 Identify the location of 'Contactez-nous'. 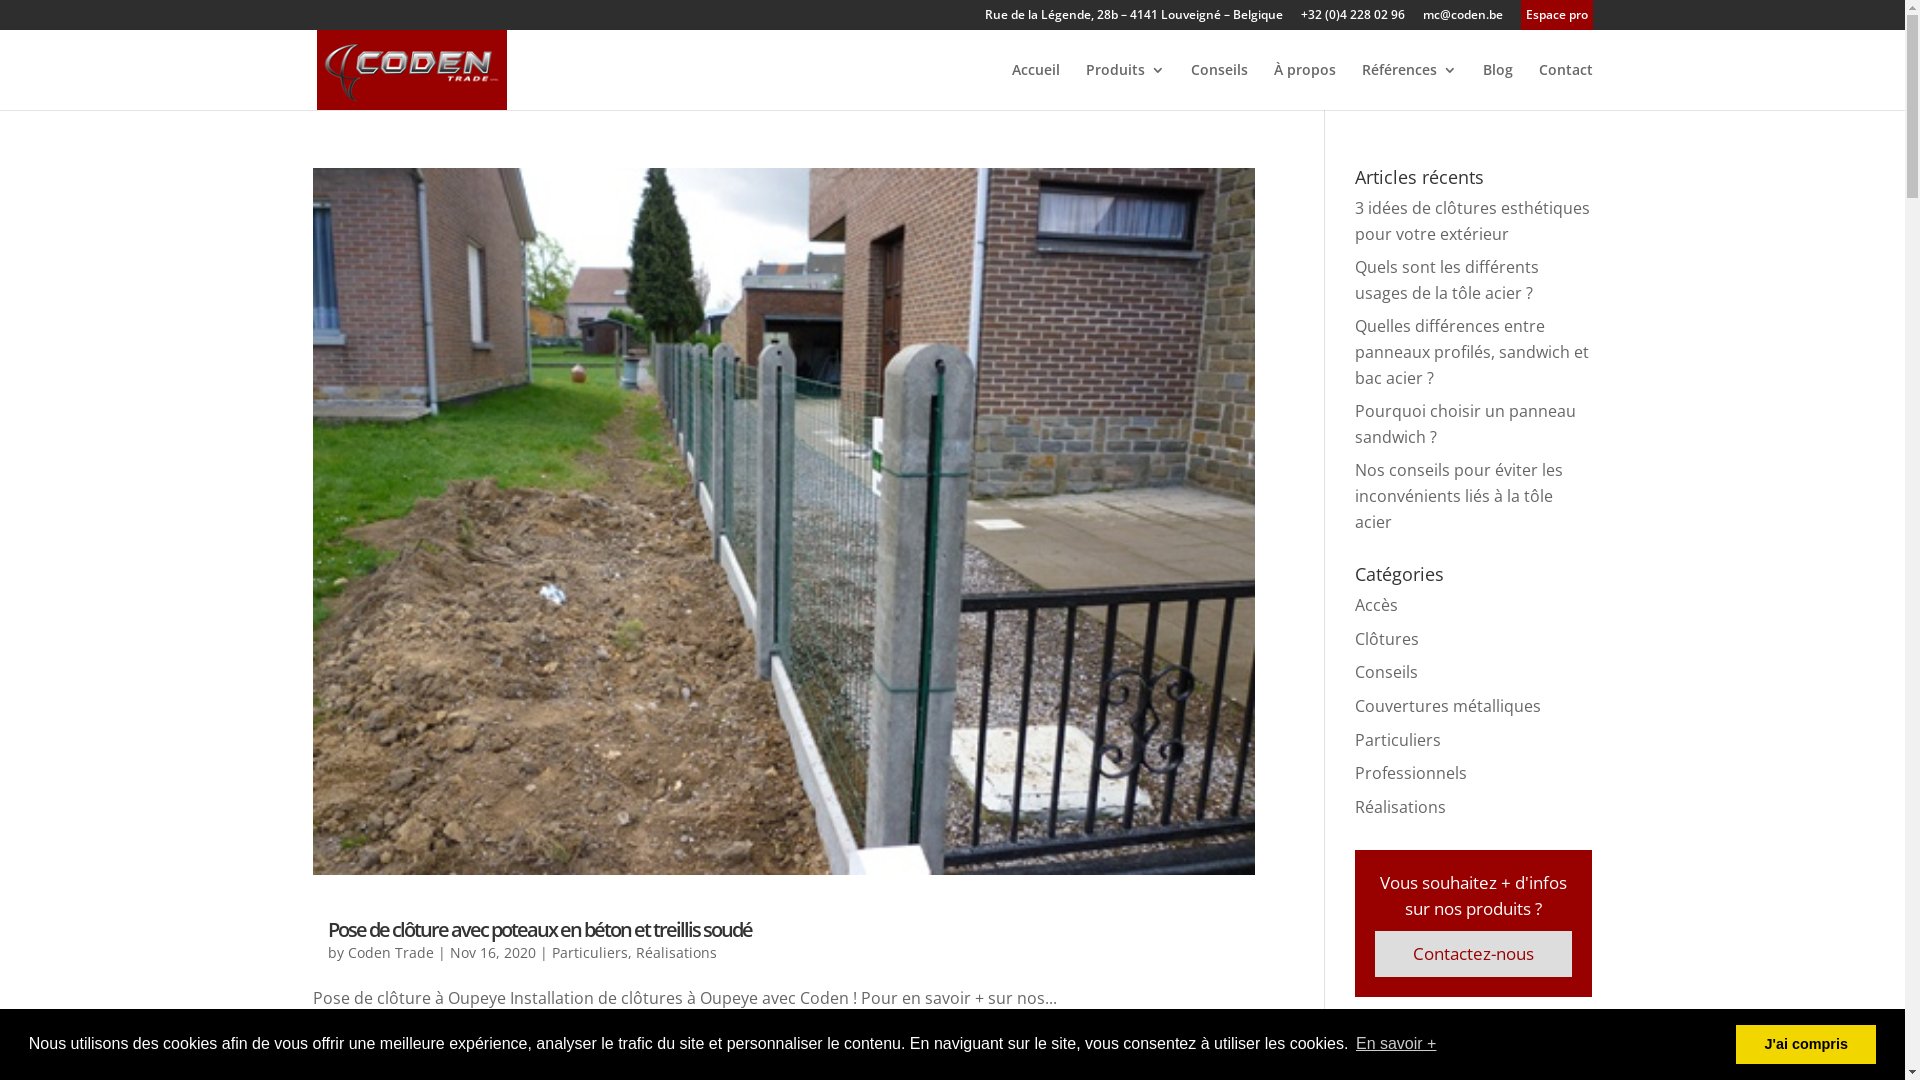
(1473, 952).